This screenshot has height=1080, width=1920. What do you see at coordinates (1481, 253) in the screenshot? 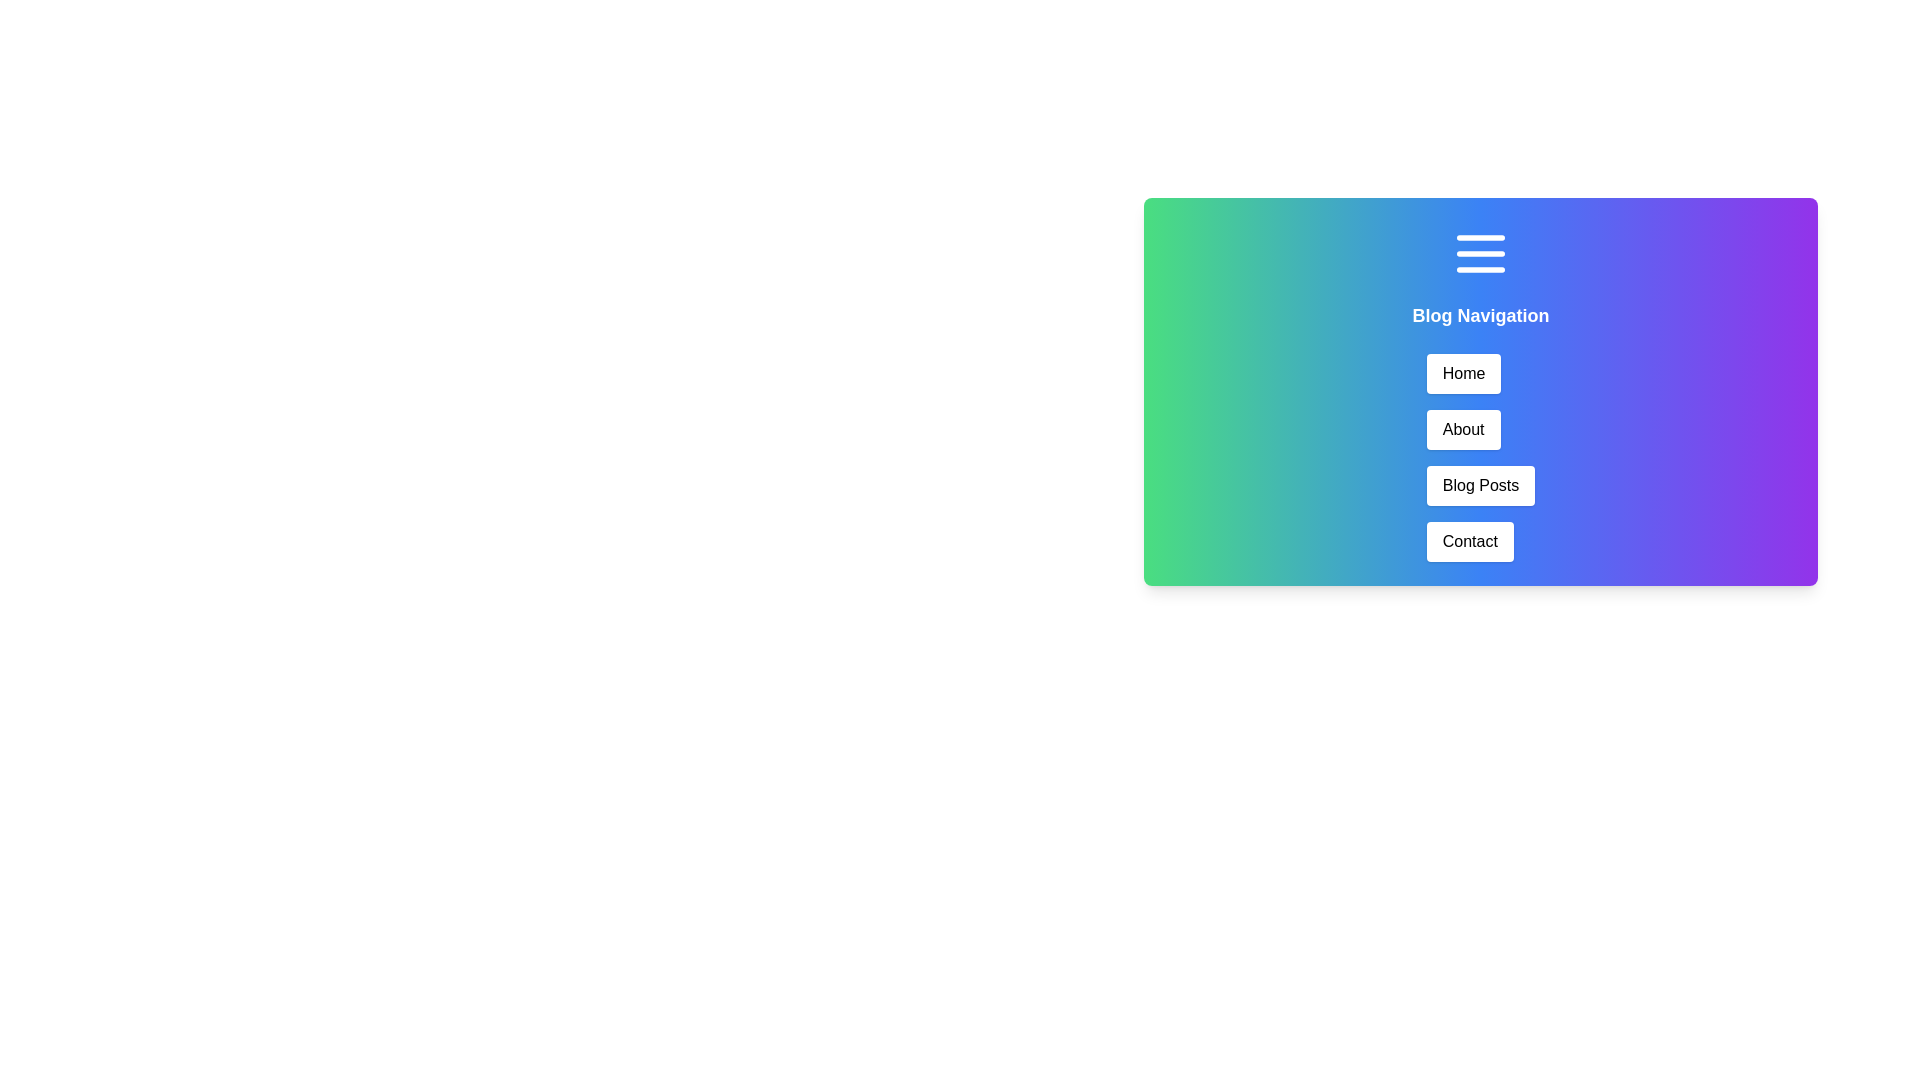
I see `the menu icon to open additional options` at bounding box center [1481, 253].